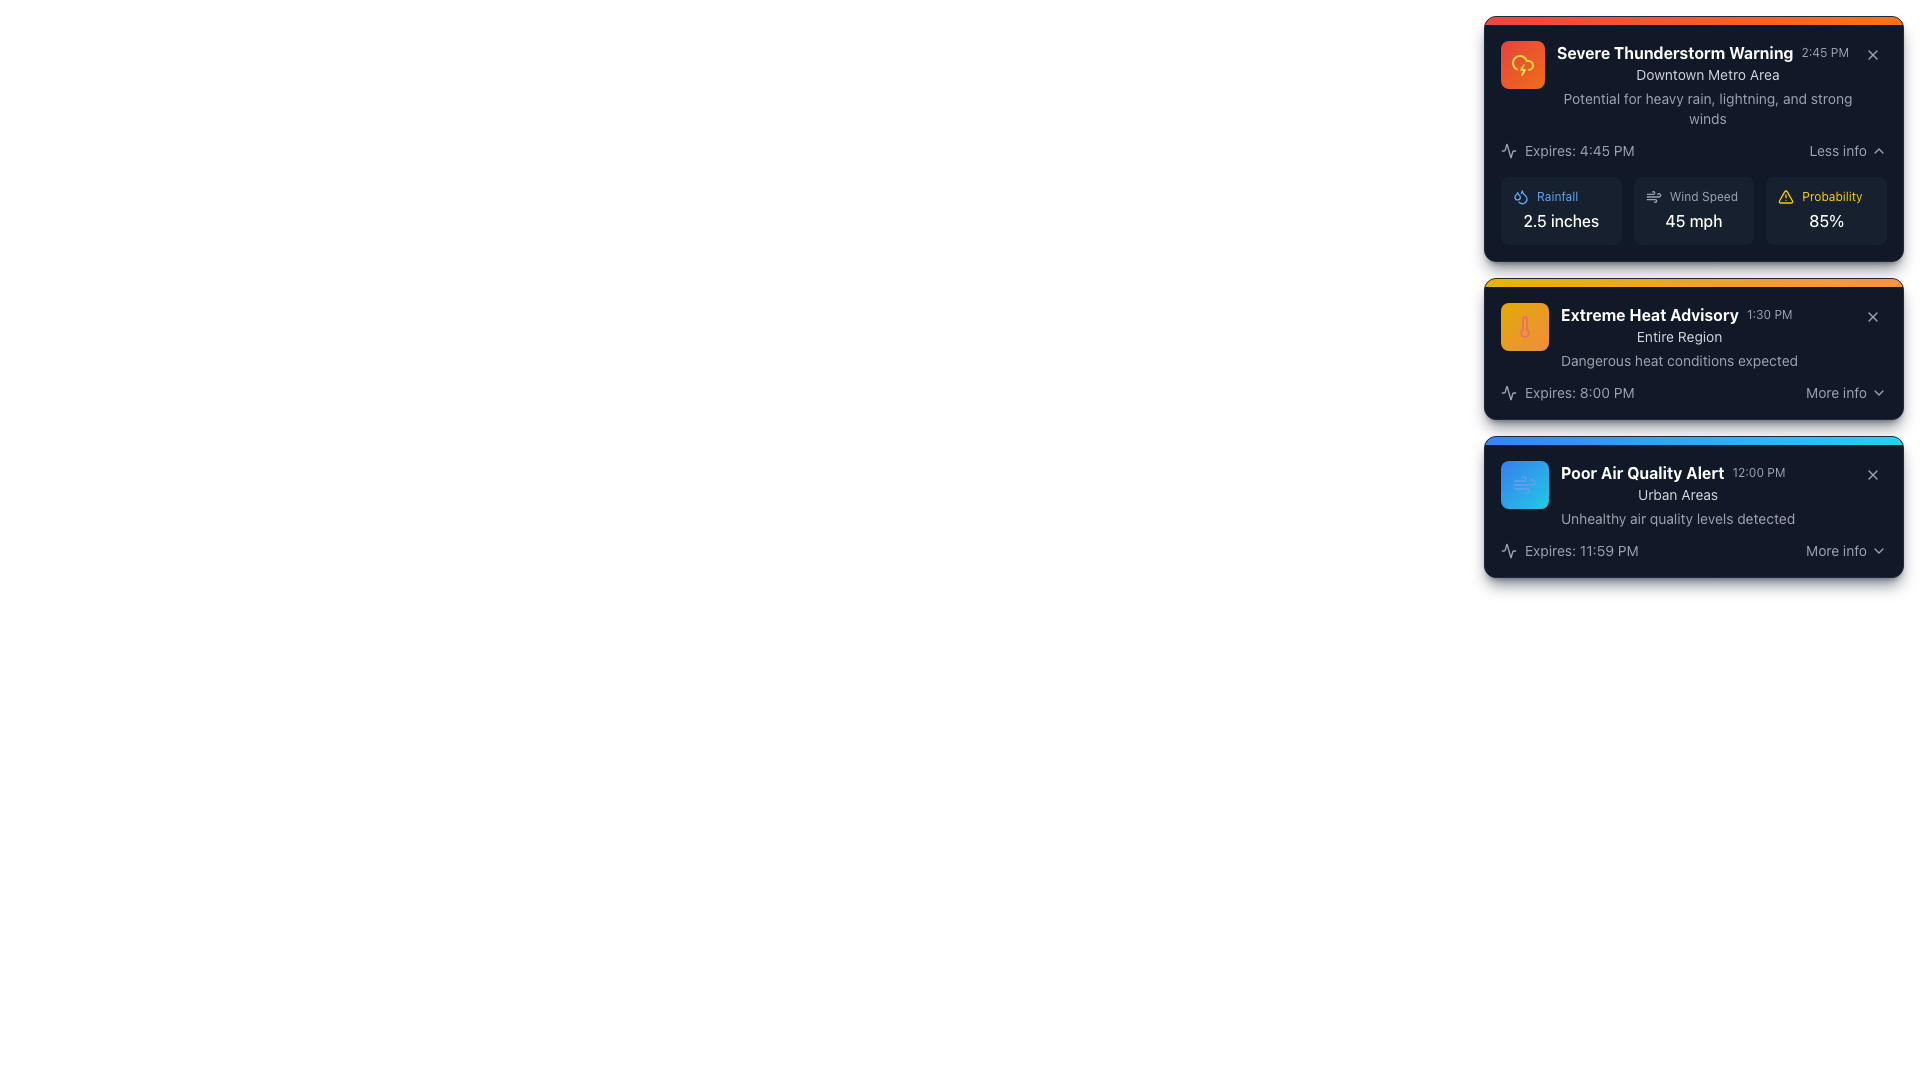 This screenshot has height=1080, width=1920. What do you see at coordinates (1578, 149) in the screenshot?
I see `the text label displaying 'Expires: 4:45 PM' located within the 'Severe Thunderstorm Warning' alert box, aligned centrally below the title and description` at bounding box center [1578, 149].